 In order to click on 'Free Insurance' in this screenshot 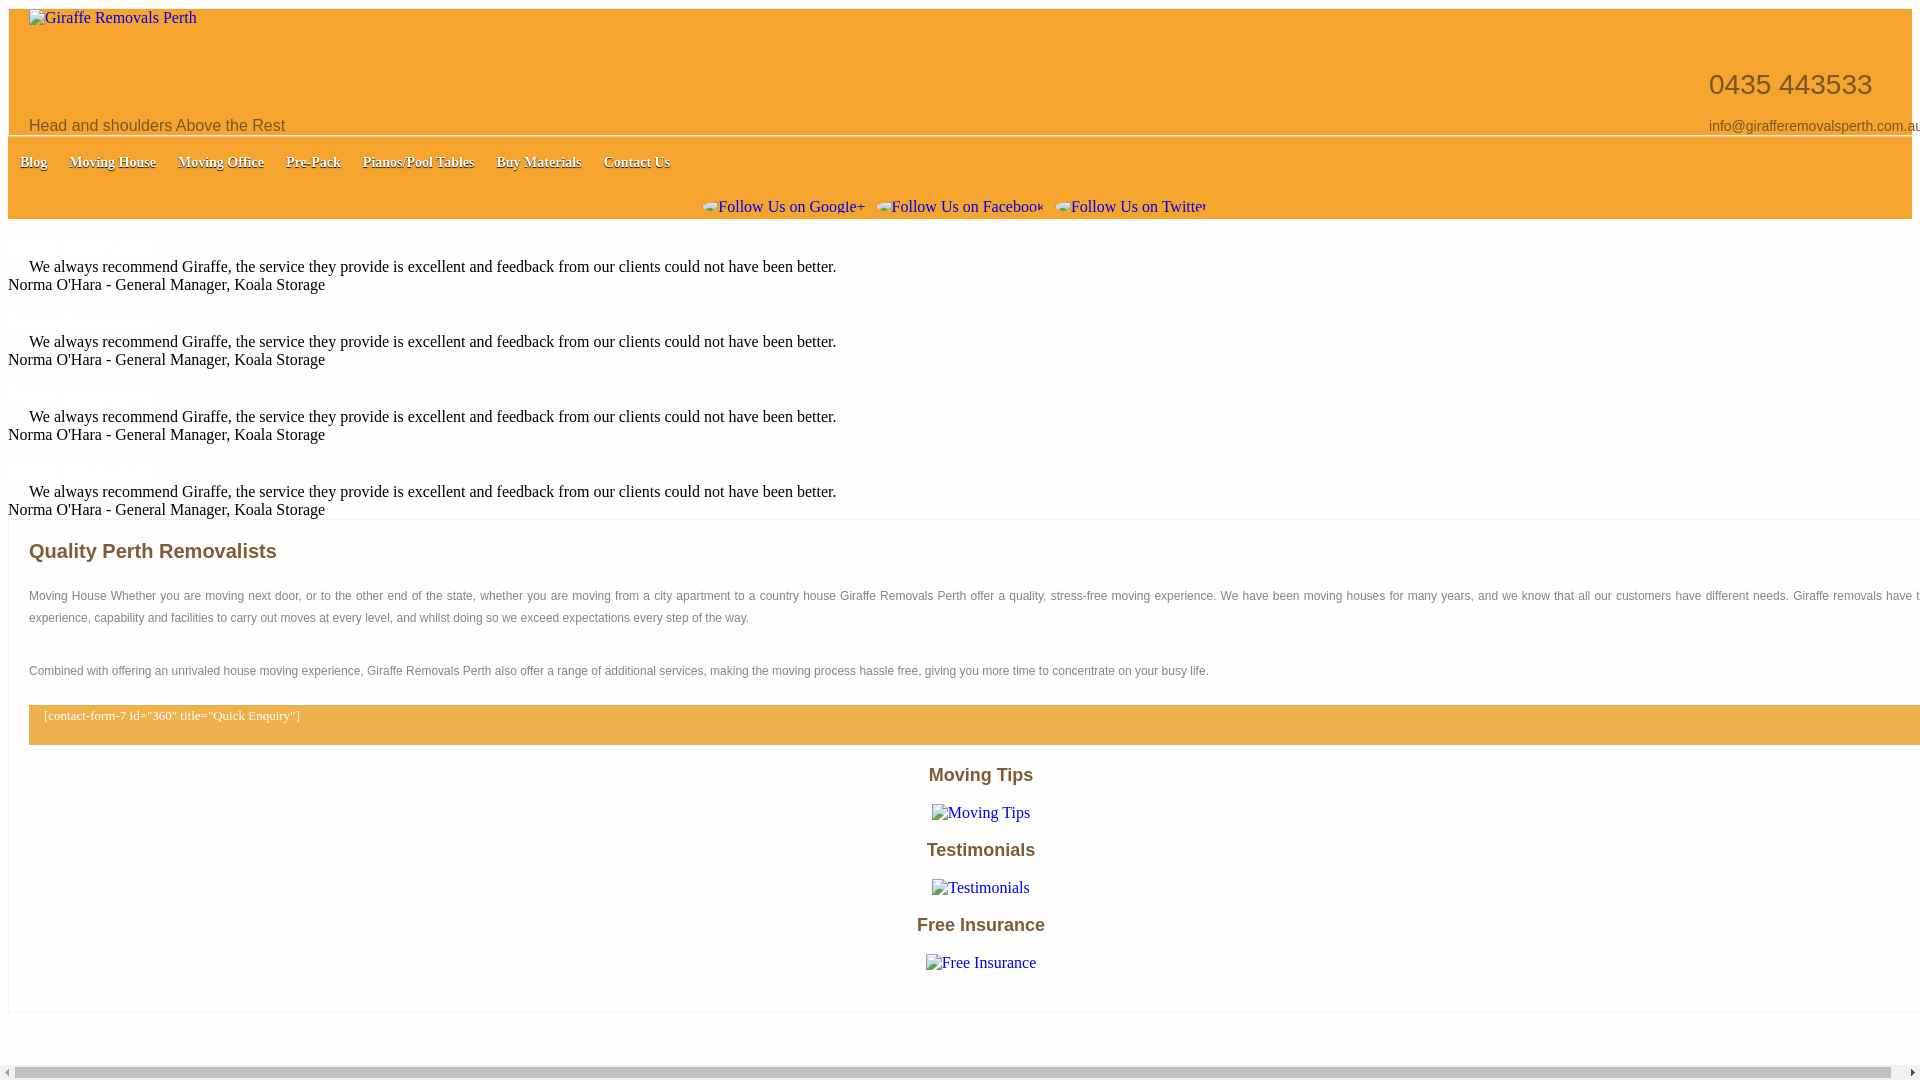, I will do `click(981, 961)`.